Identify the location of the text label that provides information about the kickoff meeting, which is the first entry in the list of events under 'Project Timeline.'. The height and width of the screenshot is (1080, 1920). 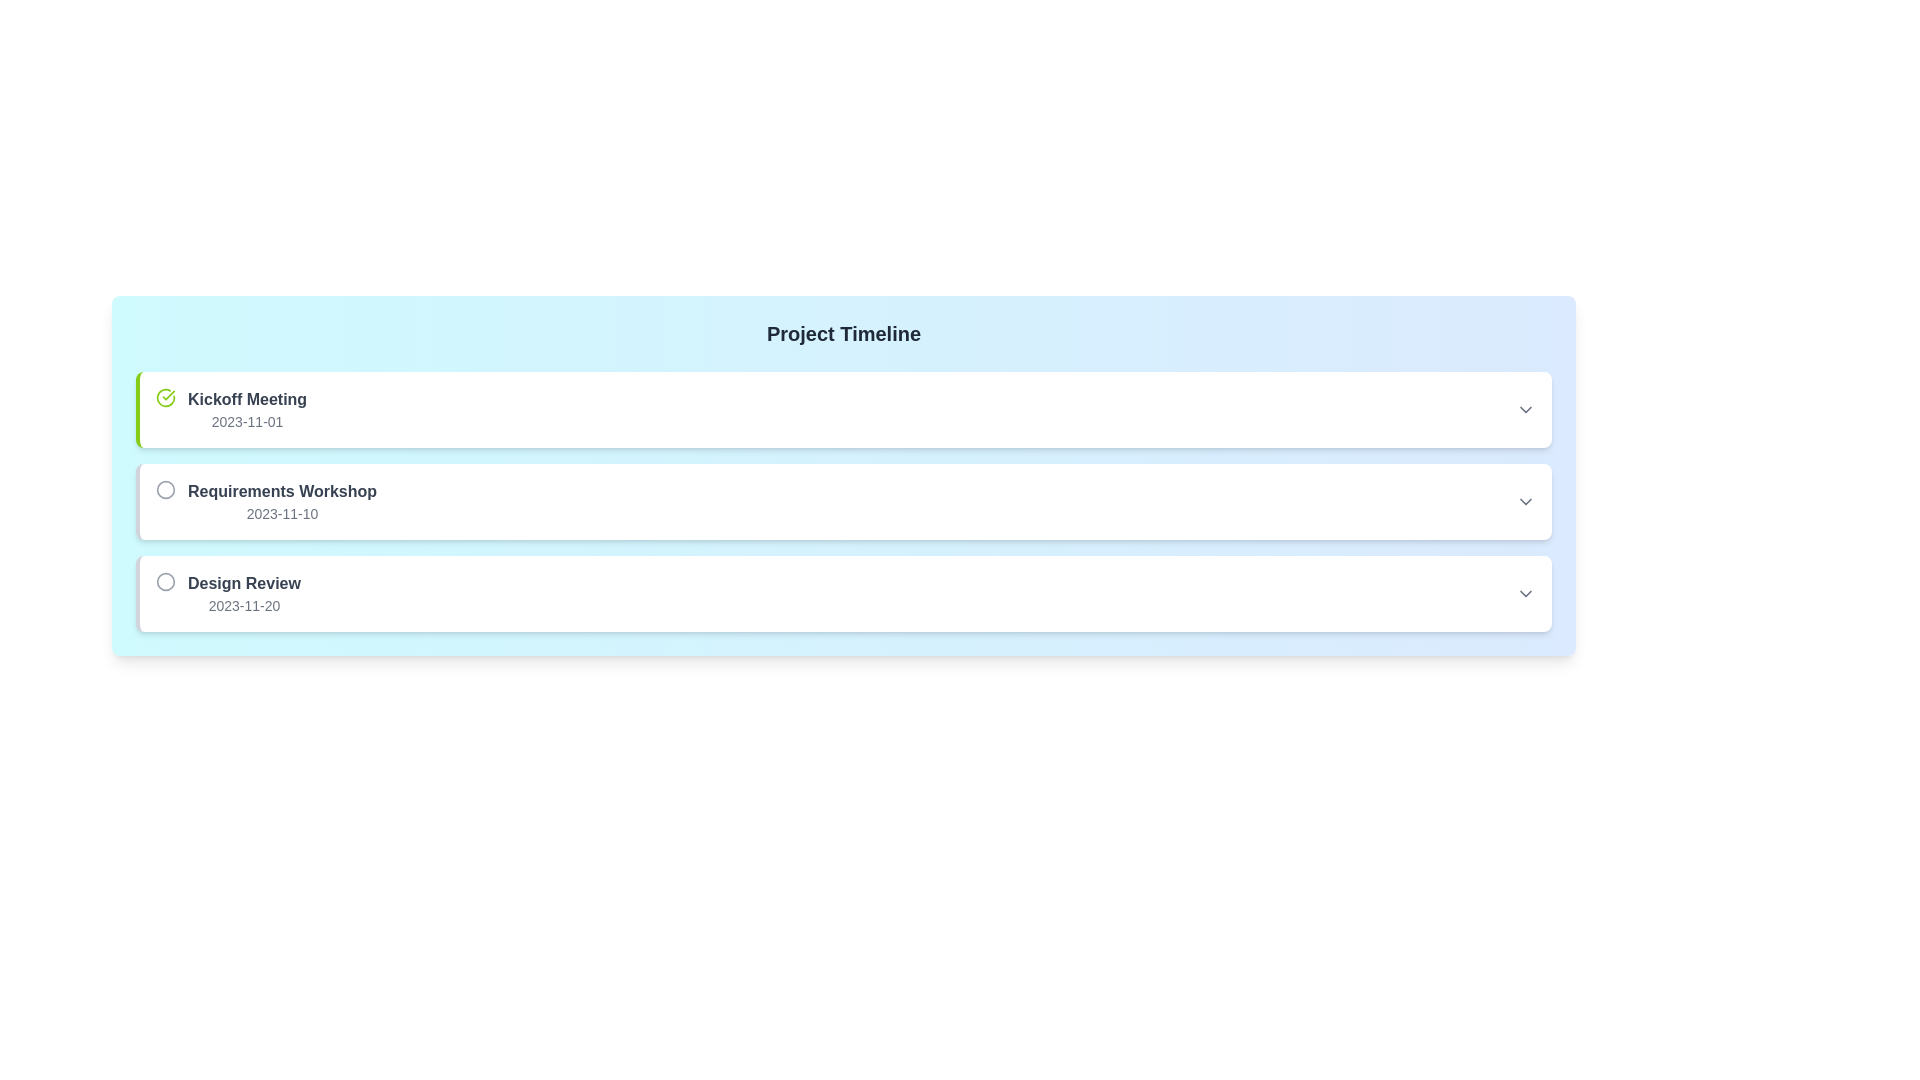
(246, 408).